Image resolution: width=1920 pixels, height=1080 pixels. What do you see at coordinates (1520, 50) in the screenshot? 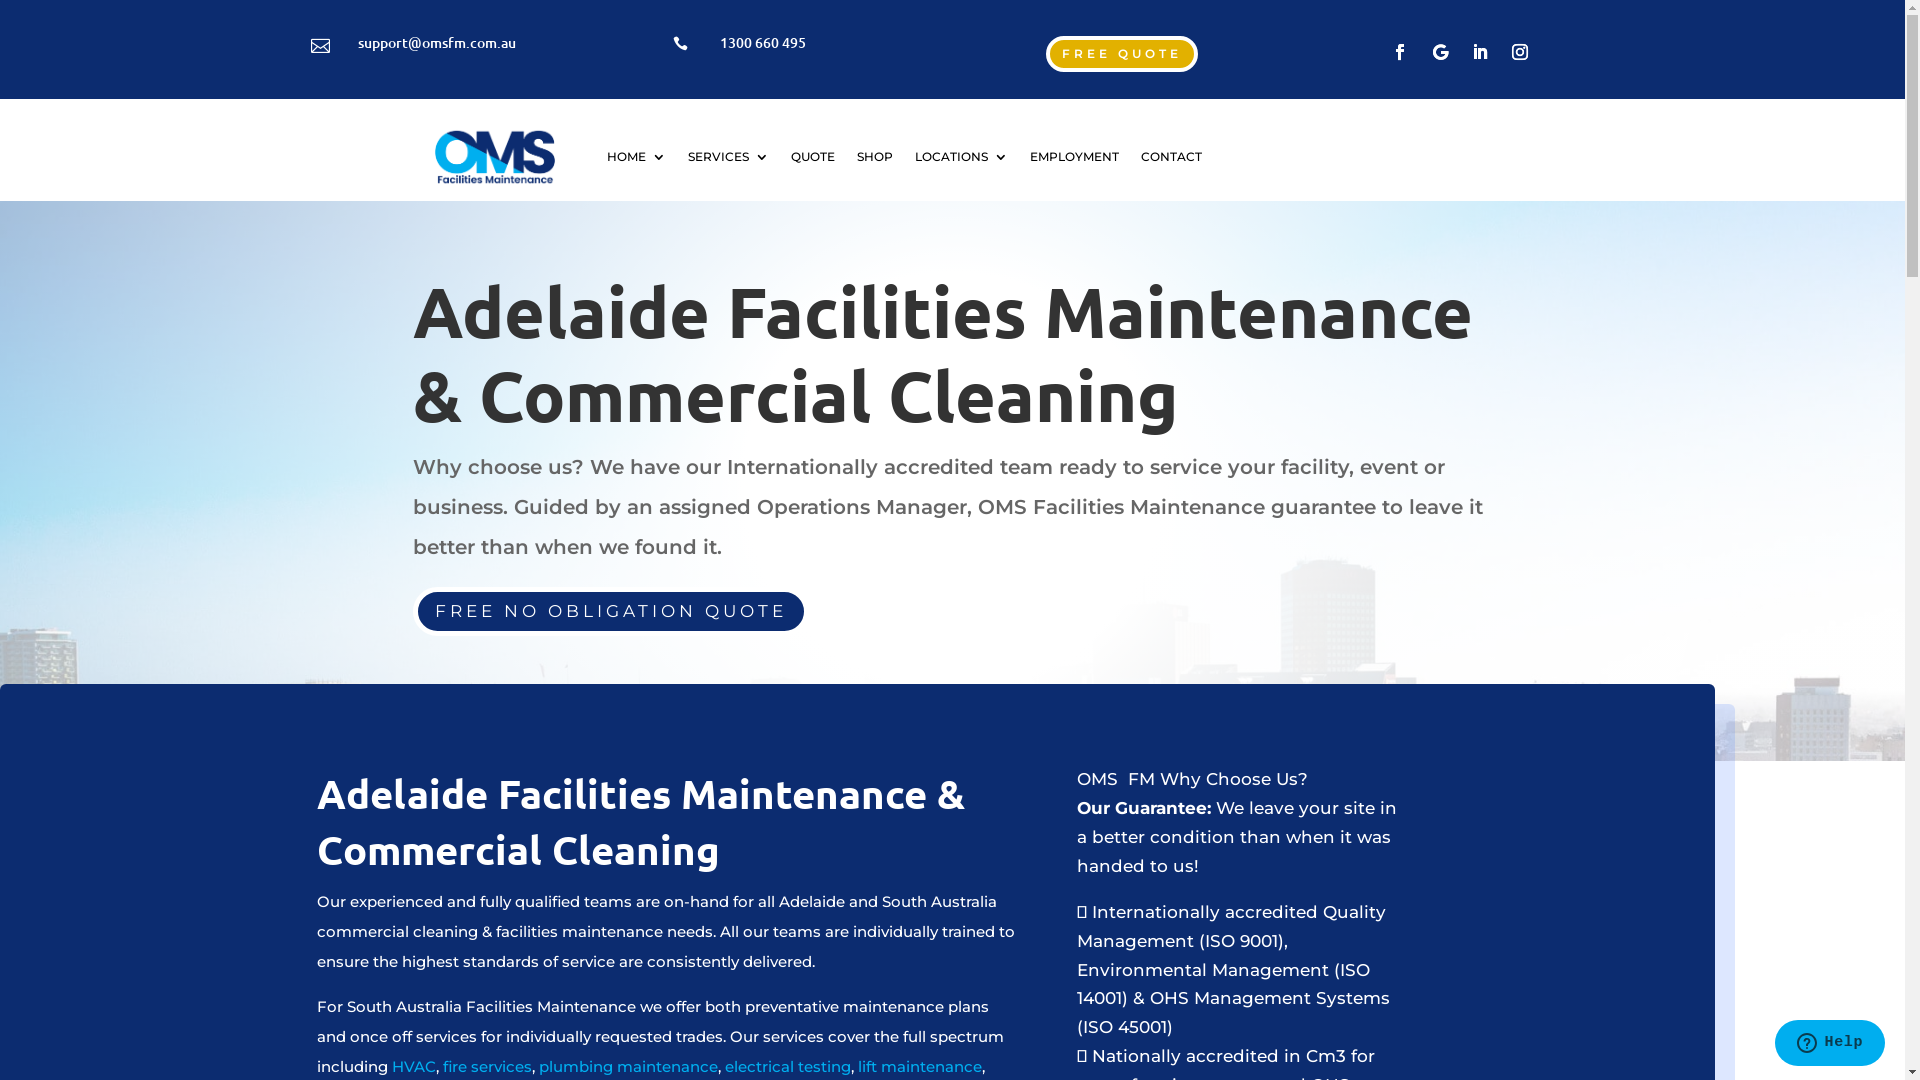
I see `'Follow on Instagram'` at bounding box center [1520, 50].